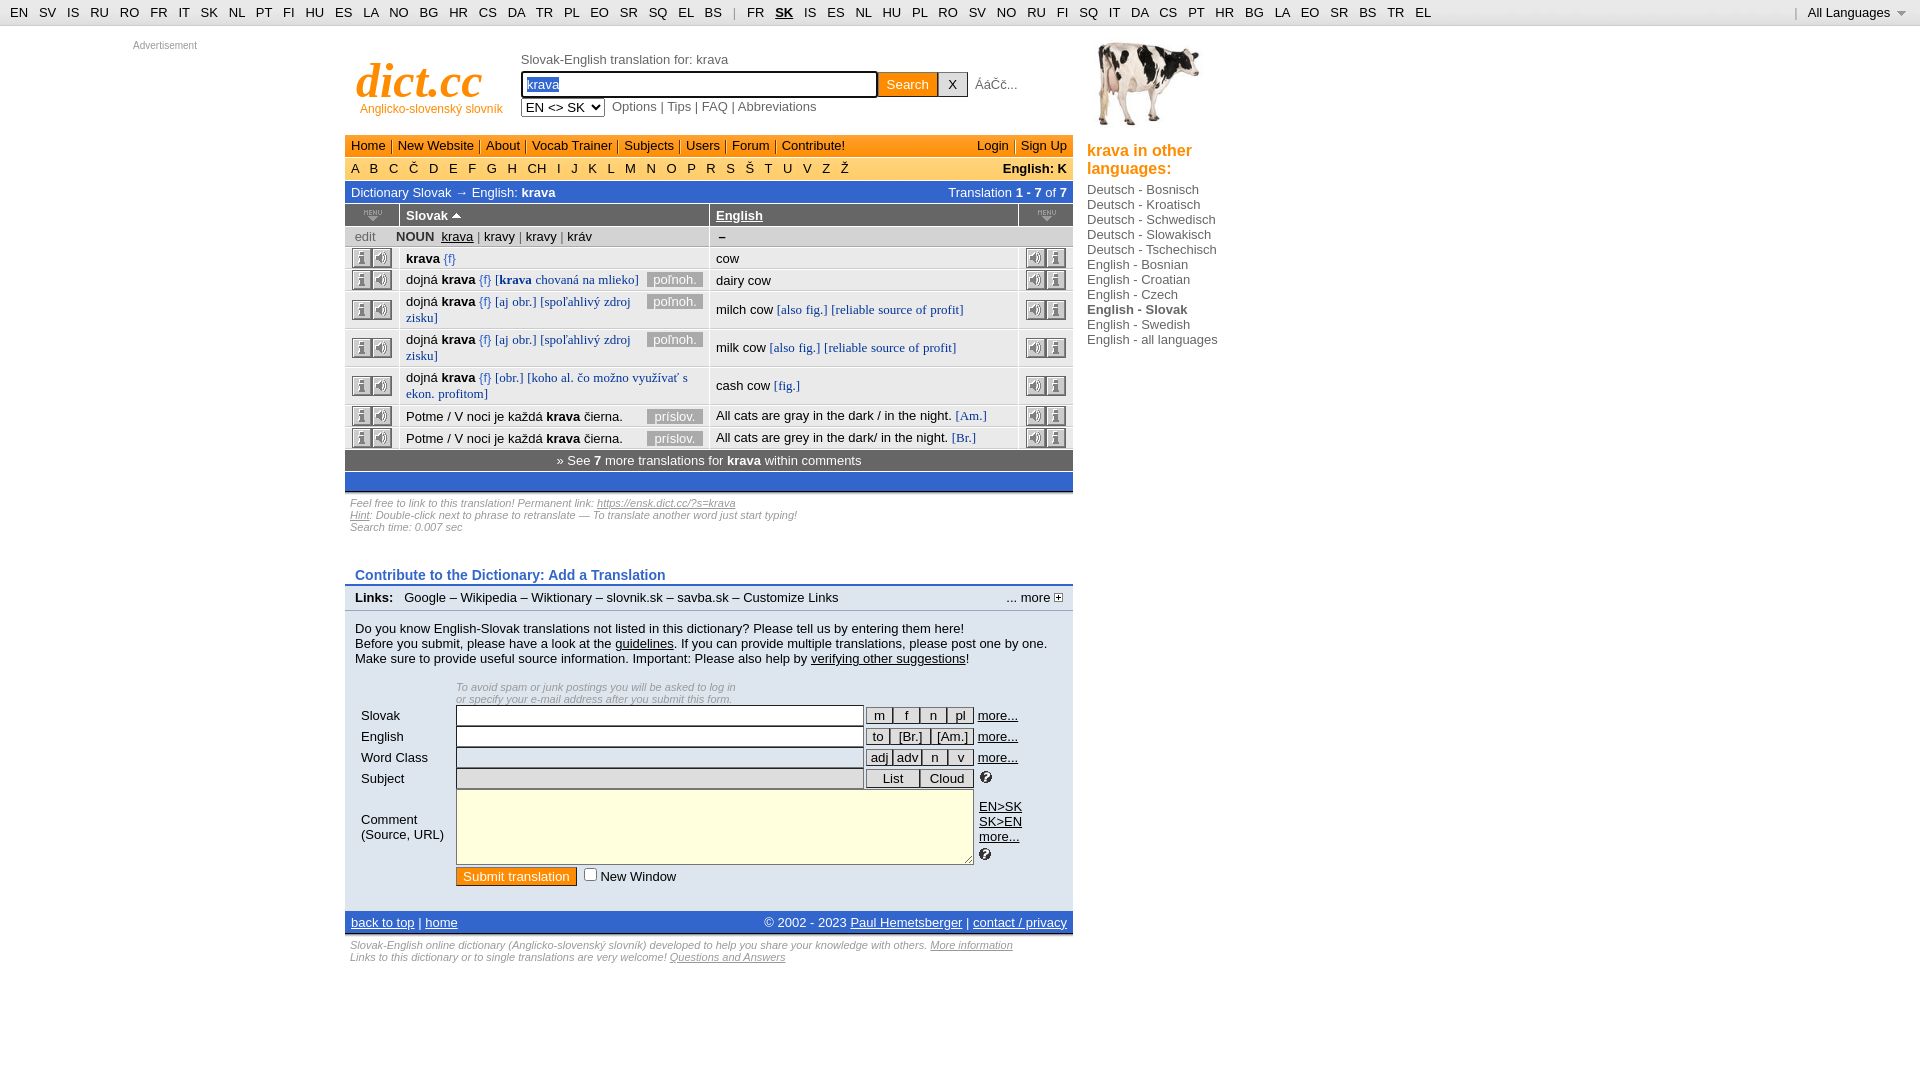 The width and height of the screenshot is (1920, 1080). I want to click on 'D', so click(432, 167).